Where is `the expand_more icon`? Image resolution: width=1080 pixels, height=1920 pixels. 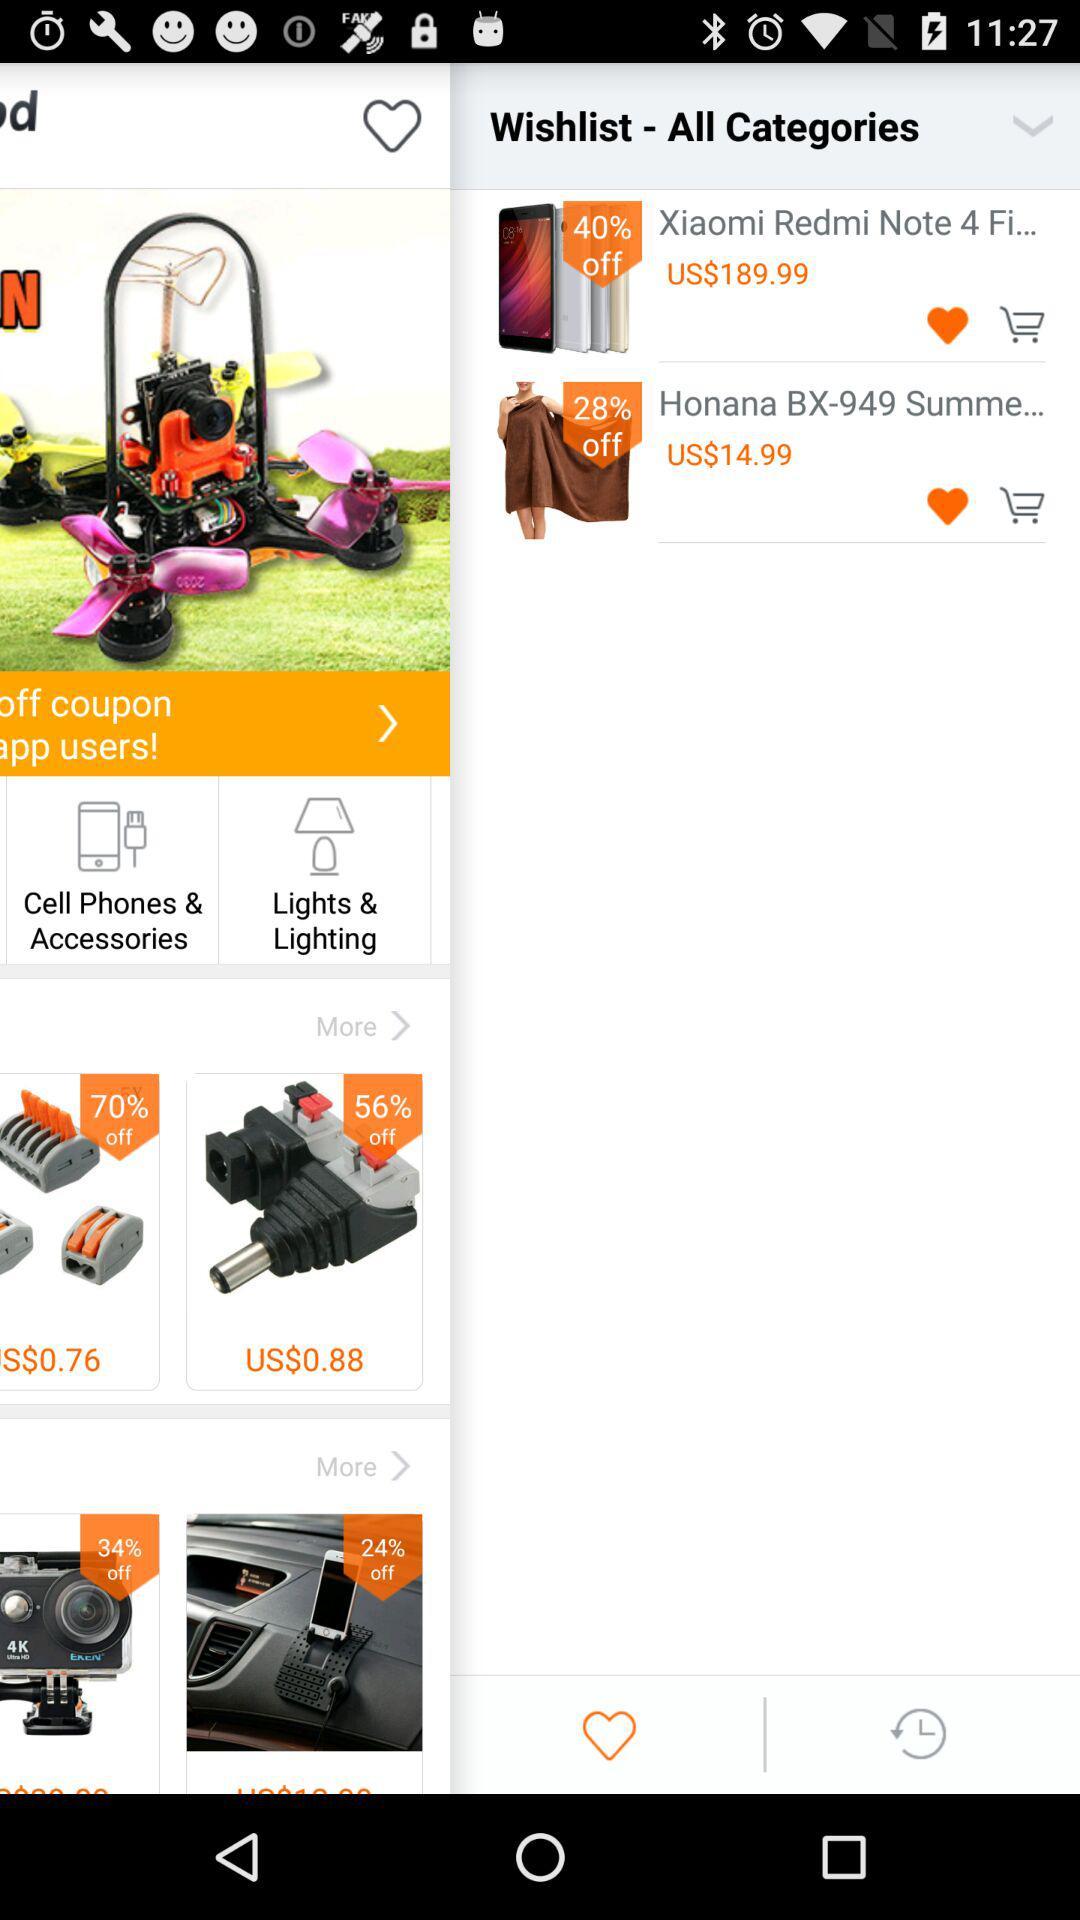
the expand_more icon is located at coordinates (1033, 133).